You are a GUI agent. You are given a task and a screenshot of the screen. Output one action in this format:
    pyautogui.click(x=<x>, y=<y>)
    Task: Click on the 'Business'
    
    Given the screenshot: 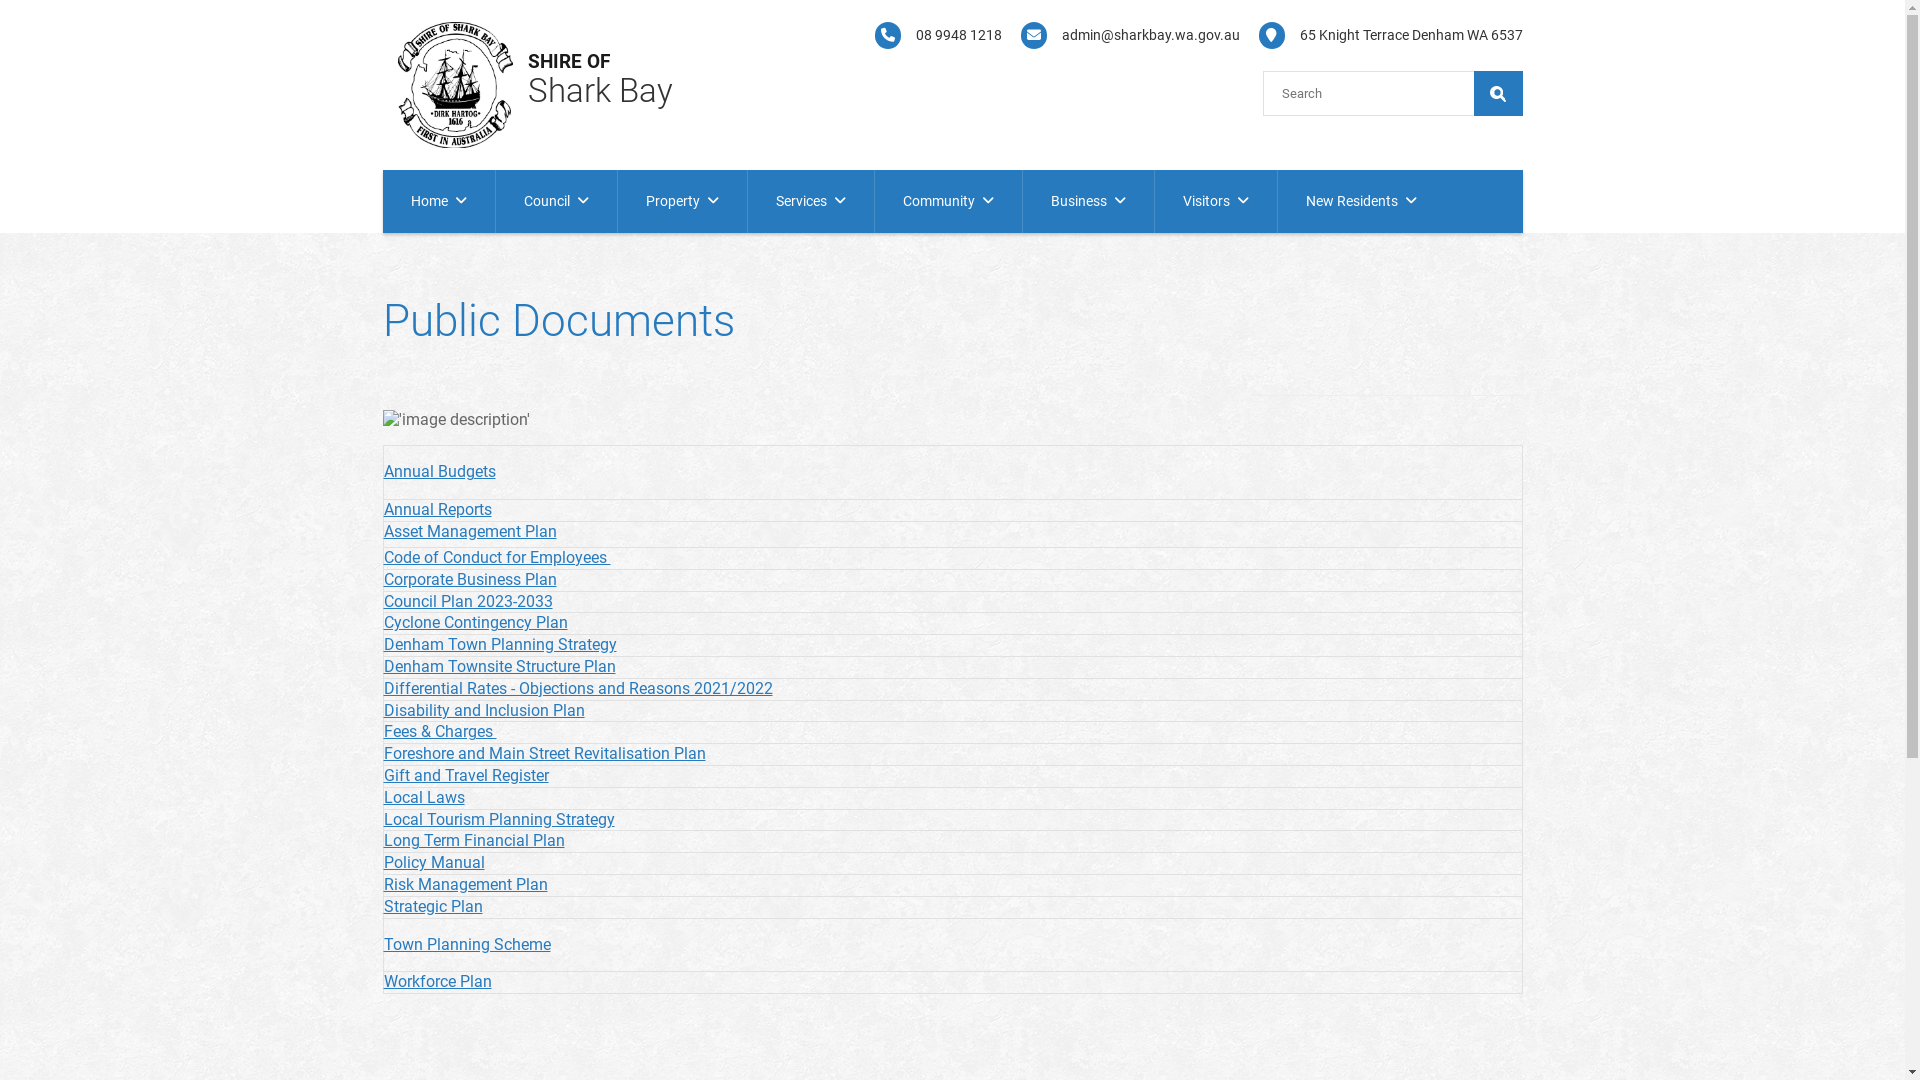 What is the action you would take?
    pyautogui.click(x=1086, y=201)
    